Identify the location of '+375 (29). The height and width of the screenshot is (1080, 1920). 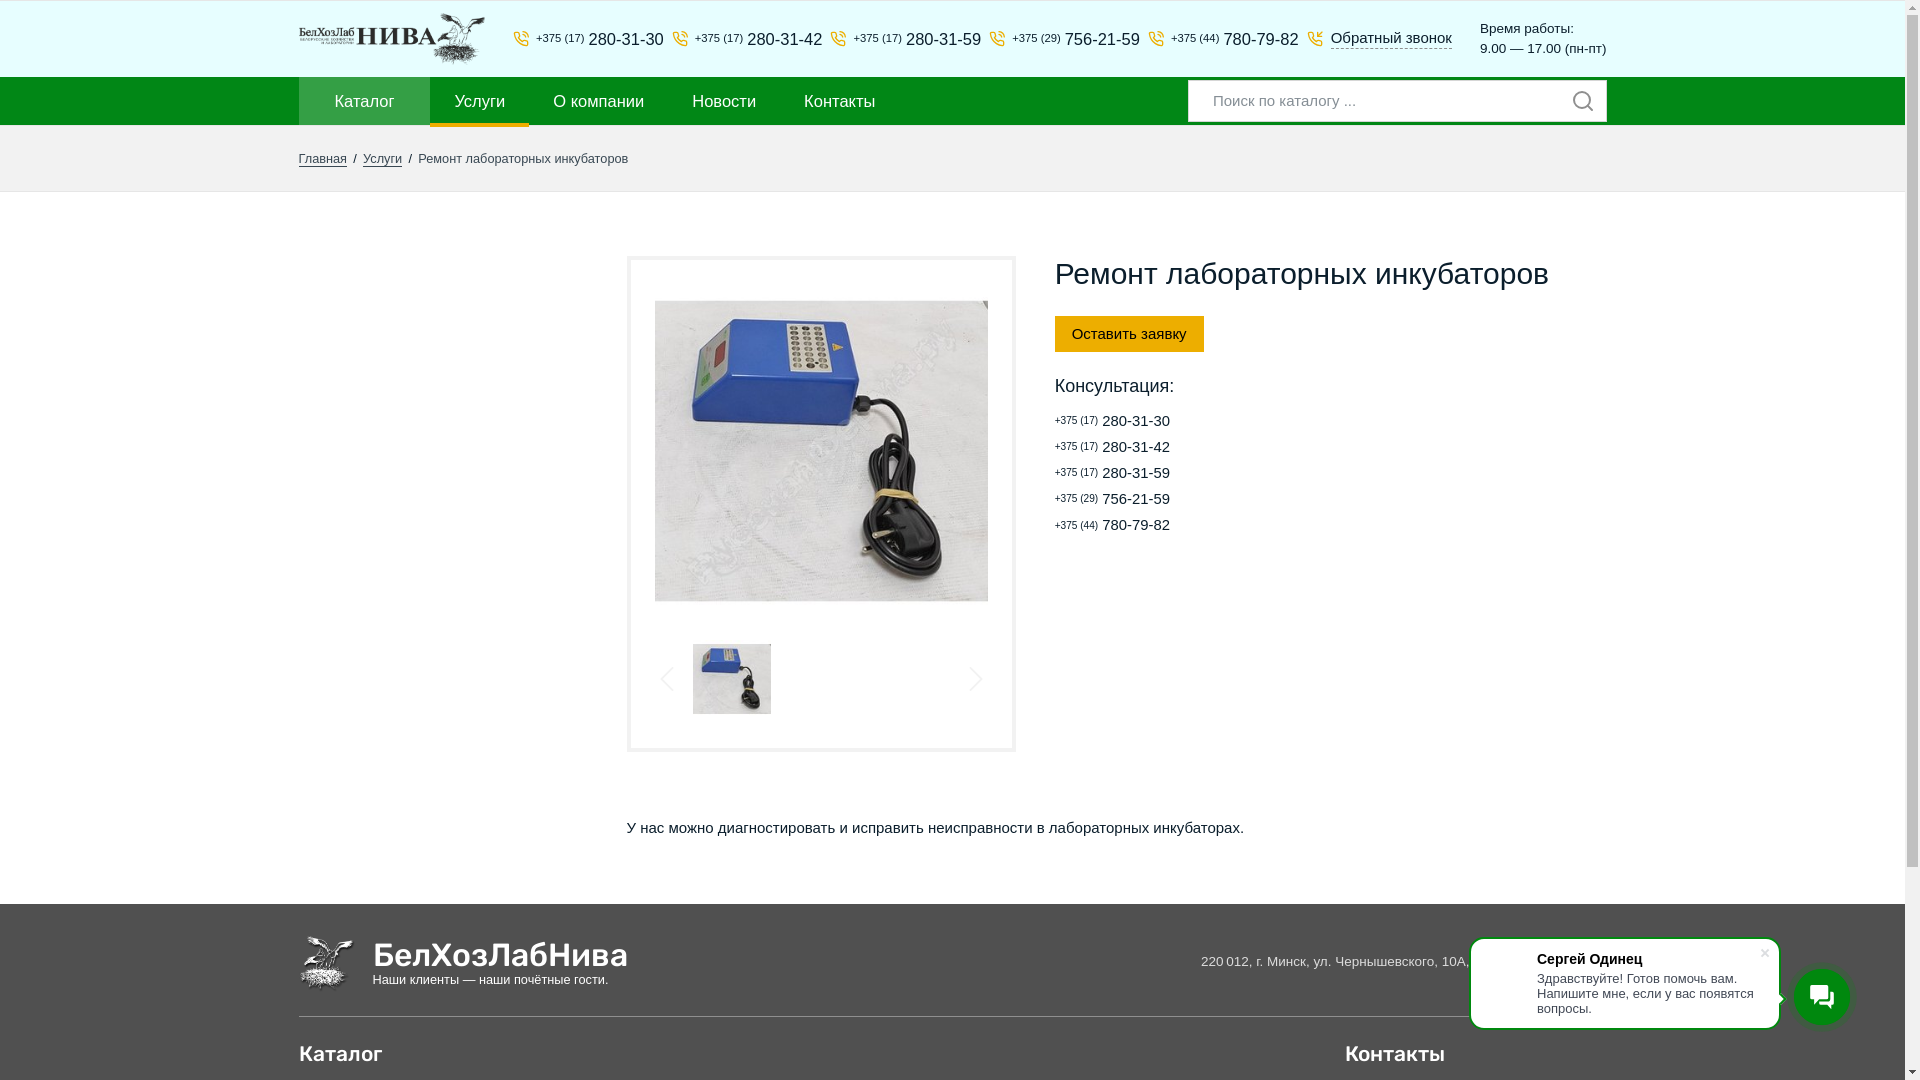
(1186, 498).